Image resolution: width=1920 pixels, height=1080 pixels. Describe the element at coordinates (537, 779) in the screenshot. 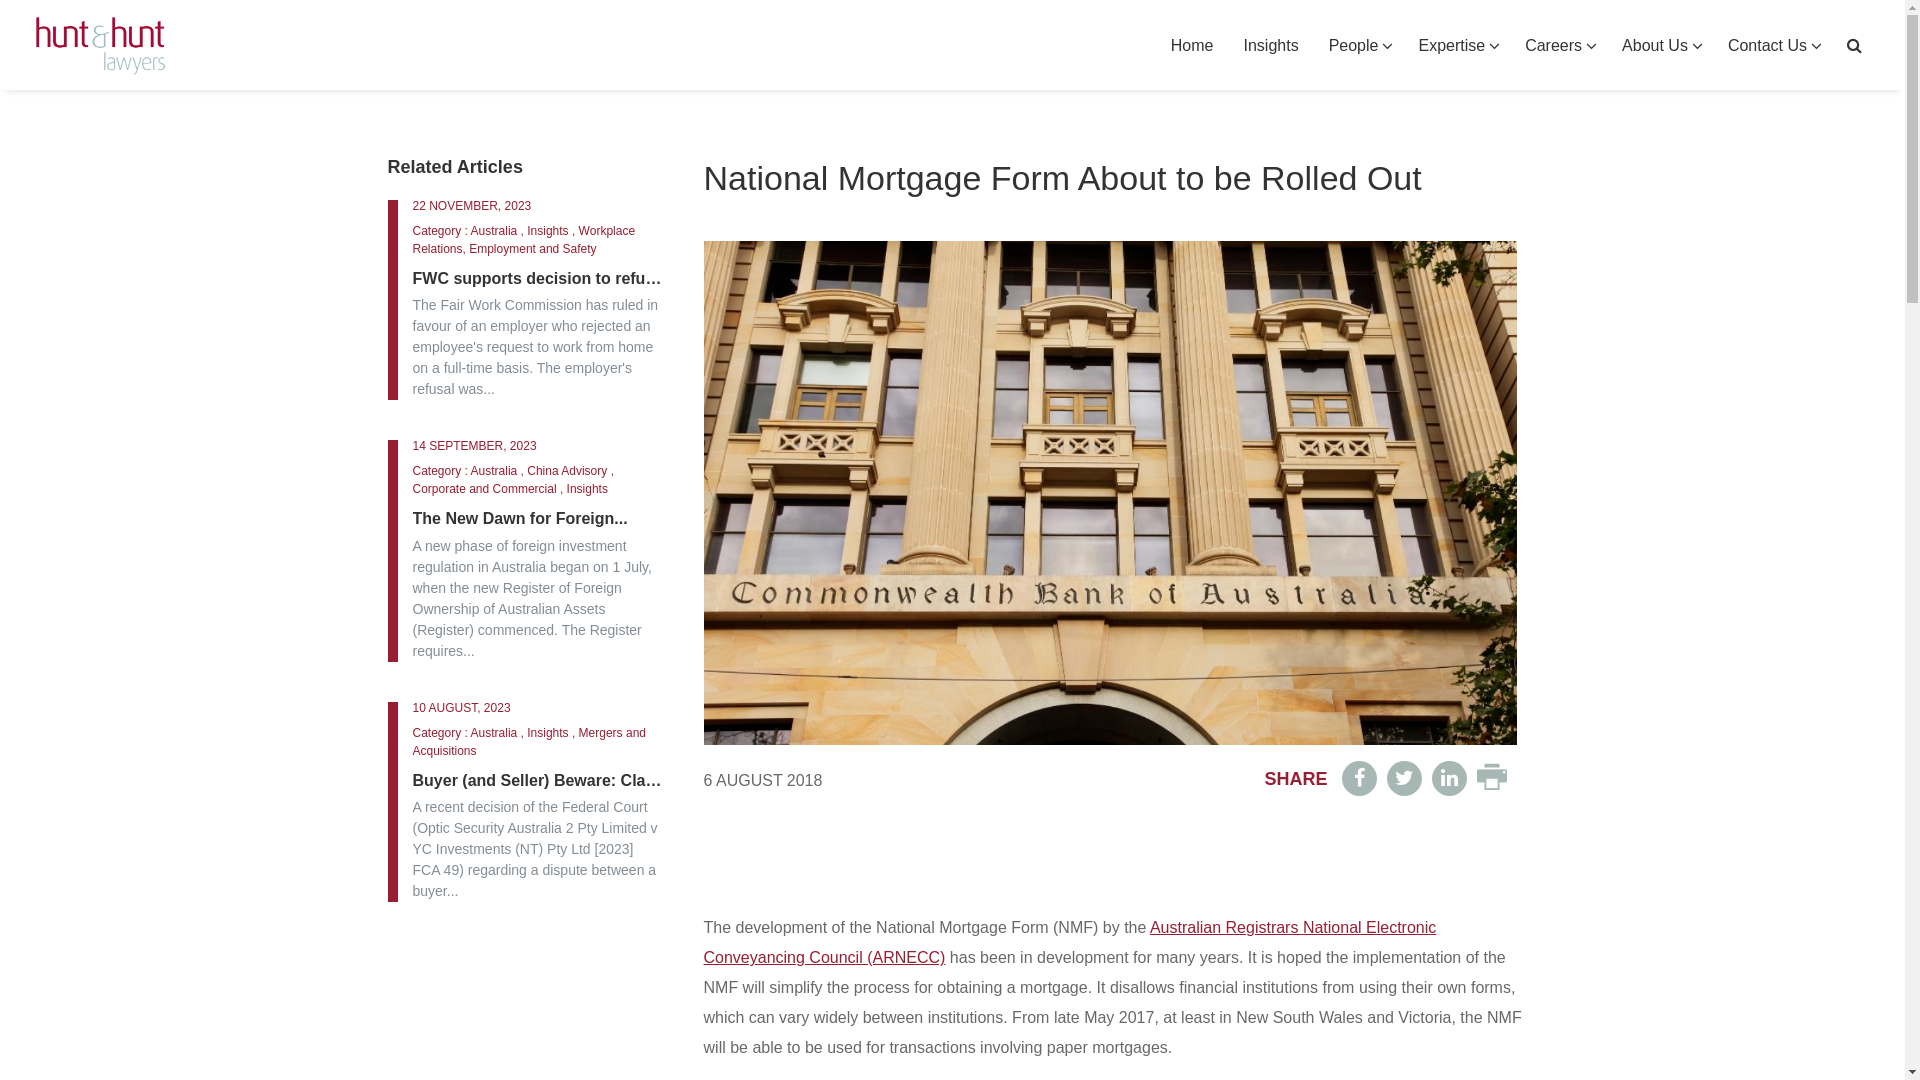

I see `'Buyer (and Seller) Beware: Claims...'` at that location.